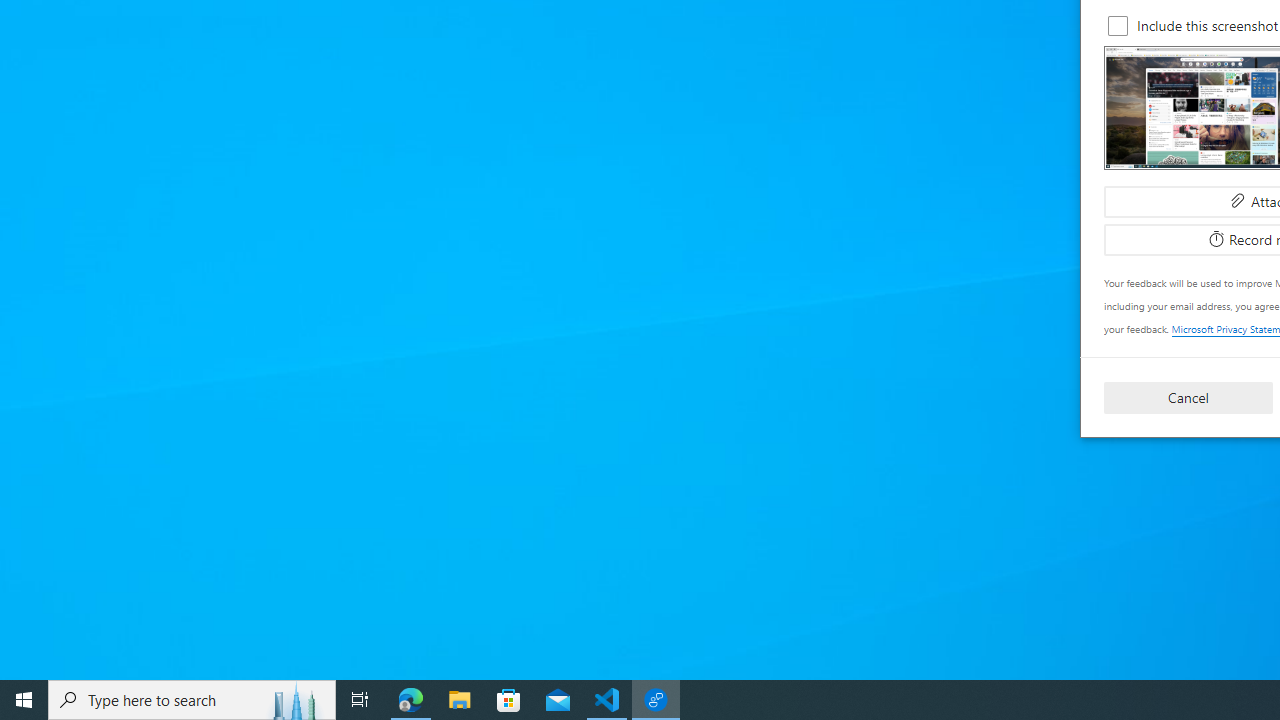 This screenshot has height=720, width=1280. Describe the element at coordinates (606, 698) in the screenshot. I see `'Visual Studio Code - 1 running window'` at that location.